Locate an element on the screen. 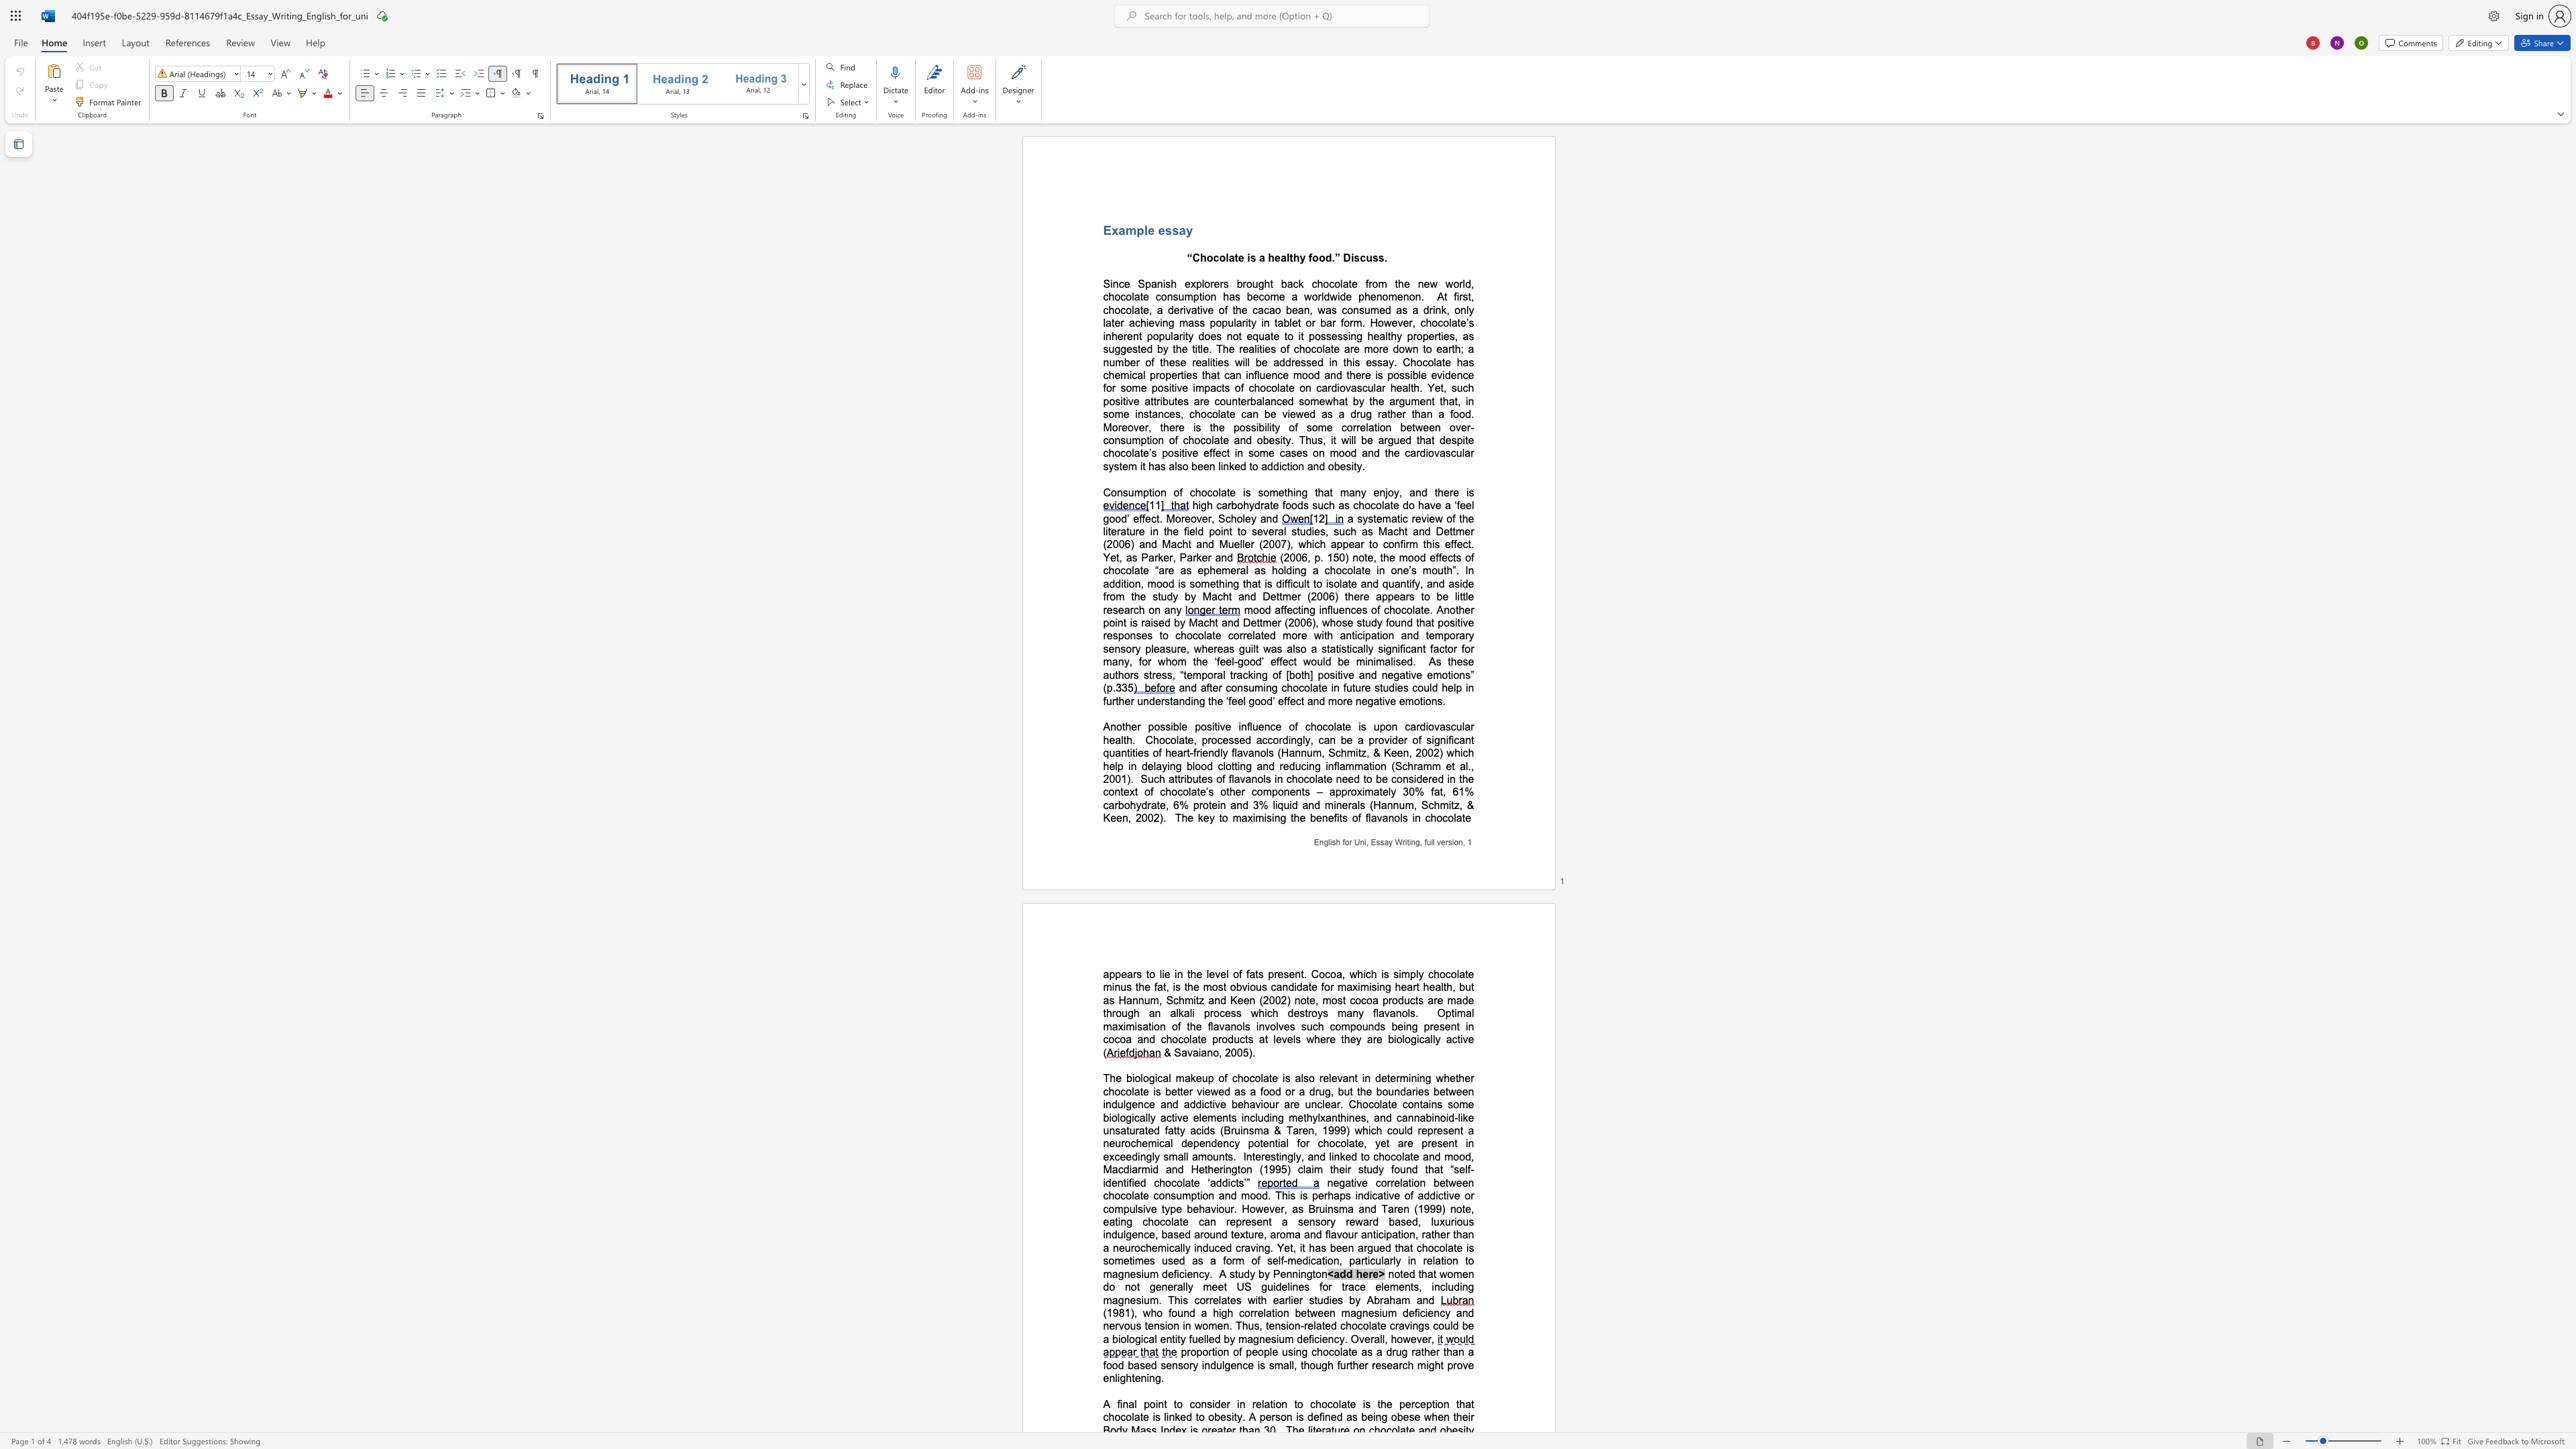  the subset text "t, in some instances, chocolate can be viewed as a drug rather than a food. Moreover, there is the possibility of some correlation between over-consumption of chocolate and obesity. Thus, it will be argued that des" within the text "the argument that, in some instances, chocolate can be viewed as a drug rather than a food. Moreover, there is the possibility of some correlation between over-consumption of chocolate and obesity. Thus, it will be argued that despite chocolate’s positive effect in some cases on mood and the cardiovascular syst" is located at coordinates (1453, 400).